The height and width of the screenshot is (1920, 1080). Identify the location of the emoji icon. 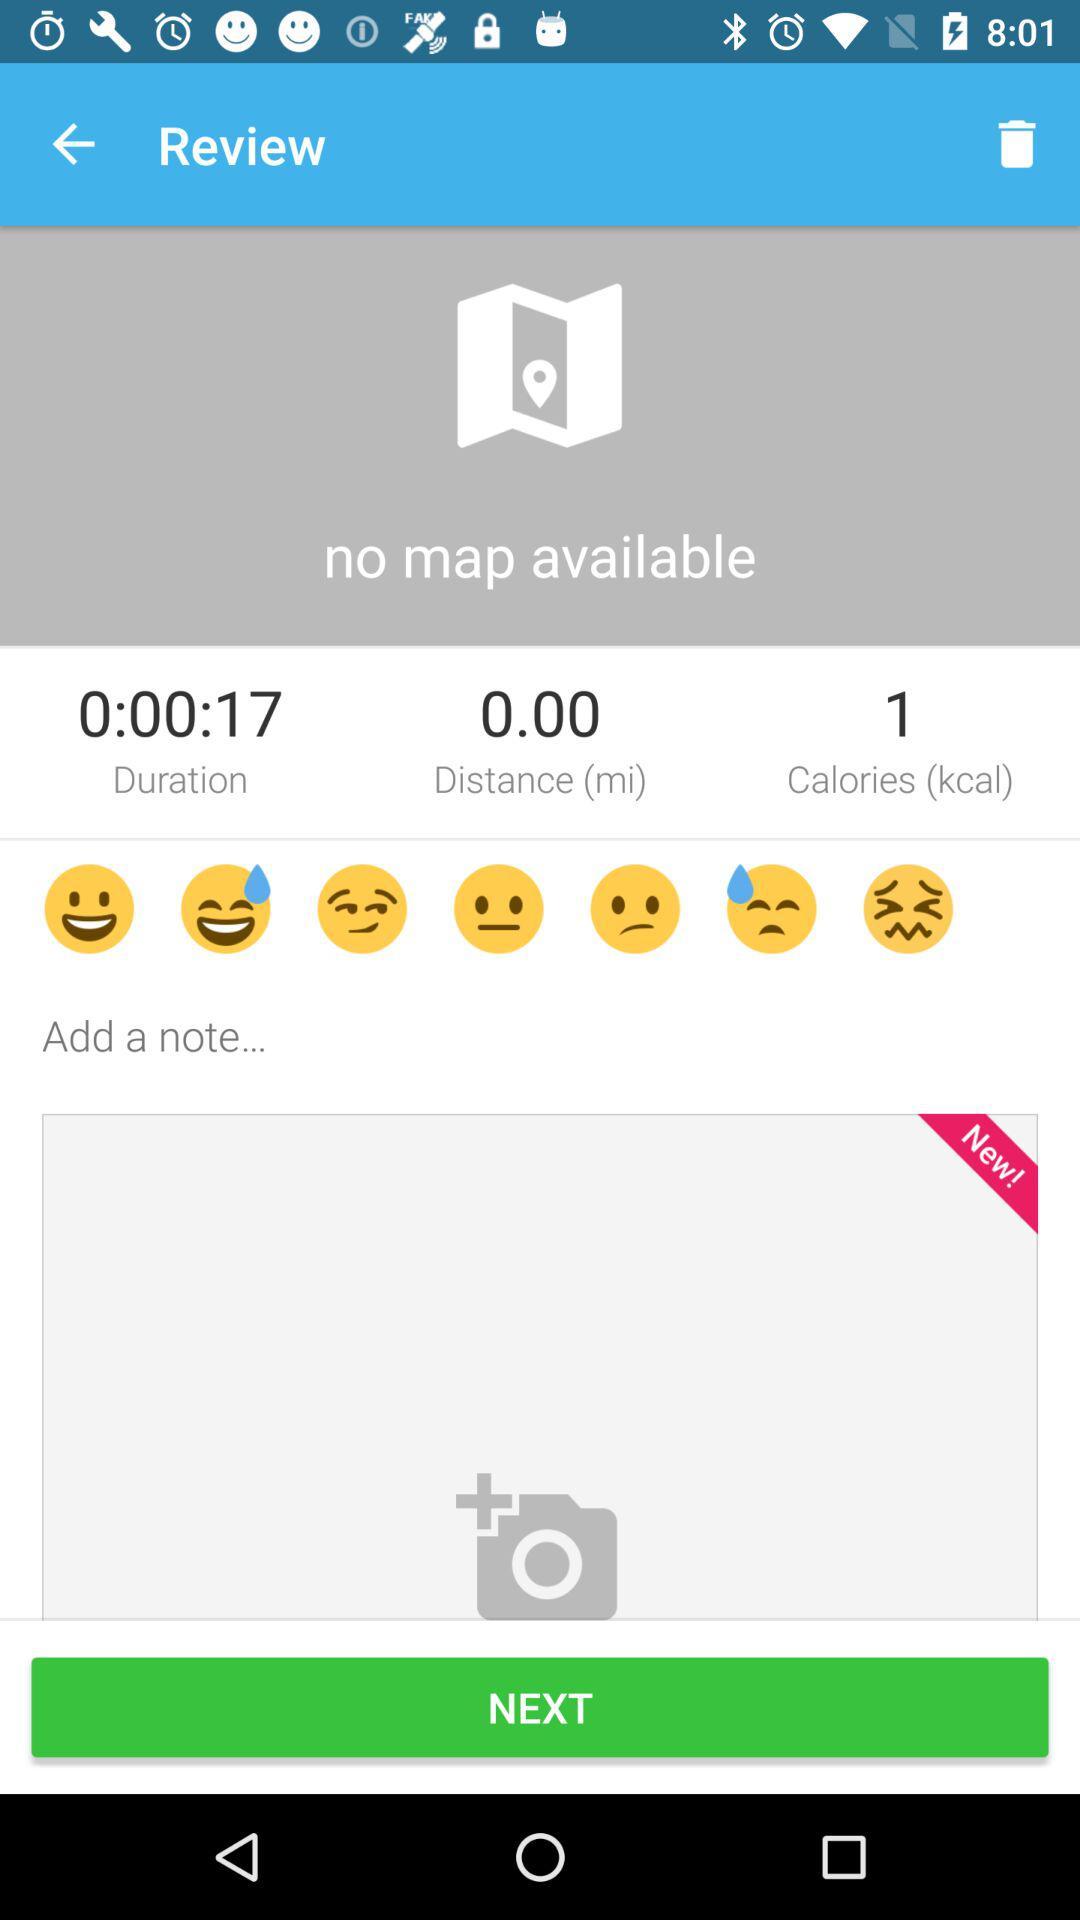
(908, 907).